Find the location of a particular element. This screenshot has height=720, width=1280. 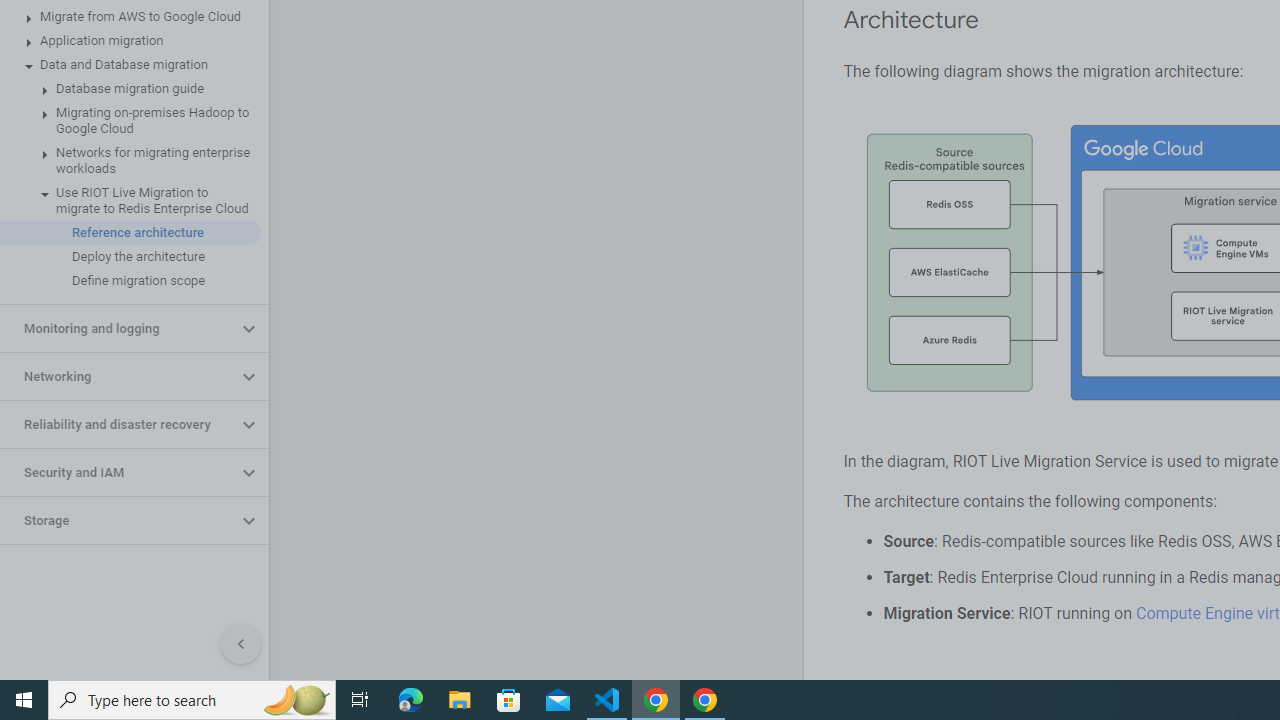

'Monitoring and logging' is located at coordinates (117, 328).